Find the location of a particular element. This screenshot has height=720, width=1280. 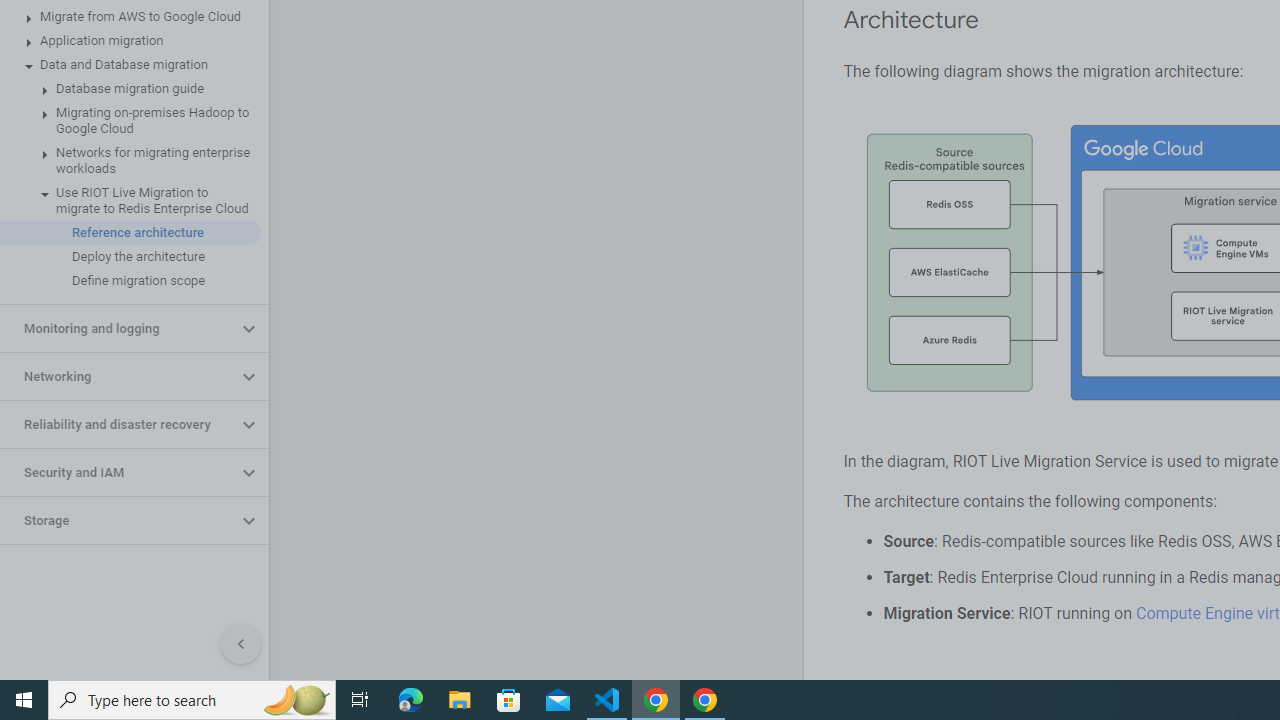

'Monitoring and logging' is located at coordinates (117, 328).